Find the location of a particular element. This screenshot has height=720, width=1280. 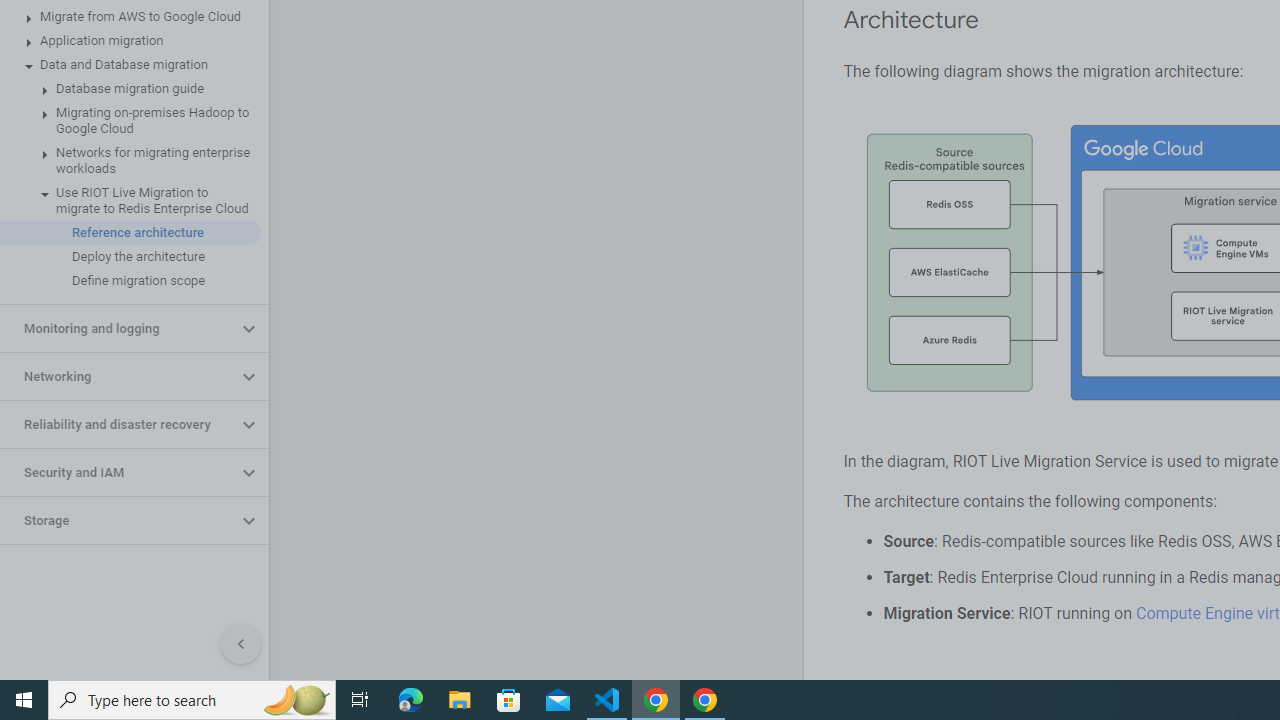

'Monitoring and logging' is located at coordinates (117, 328).